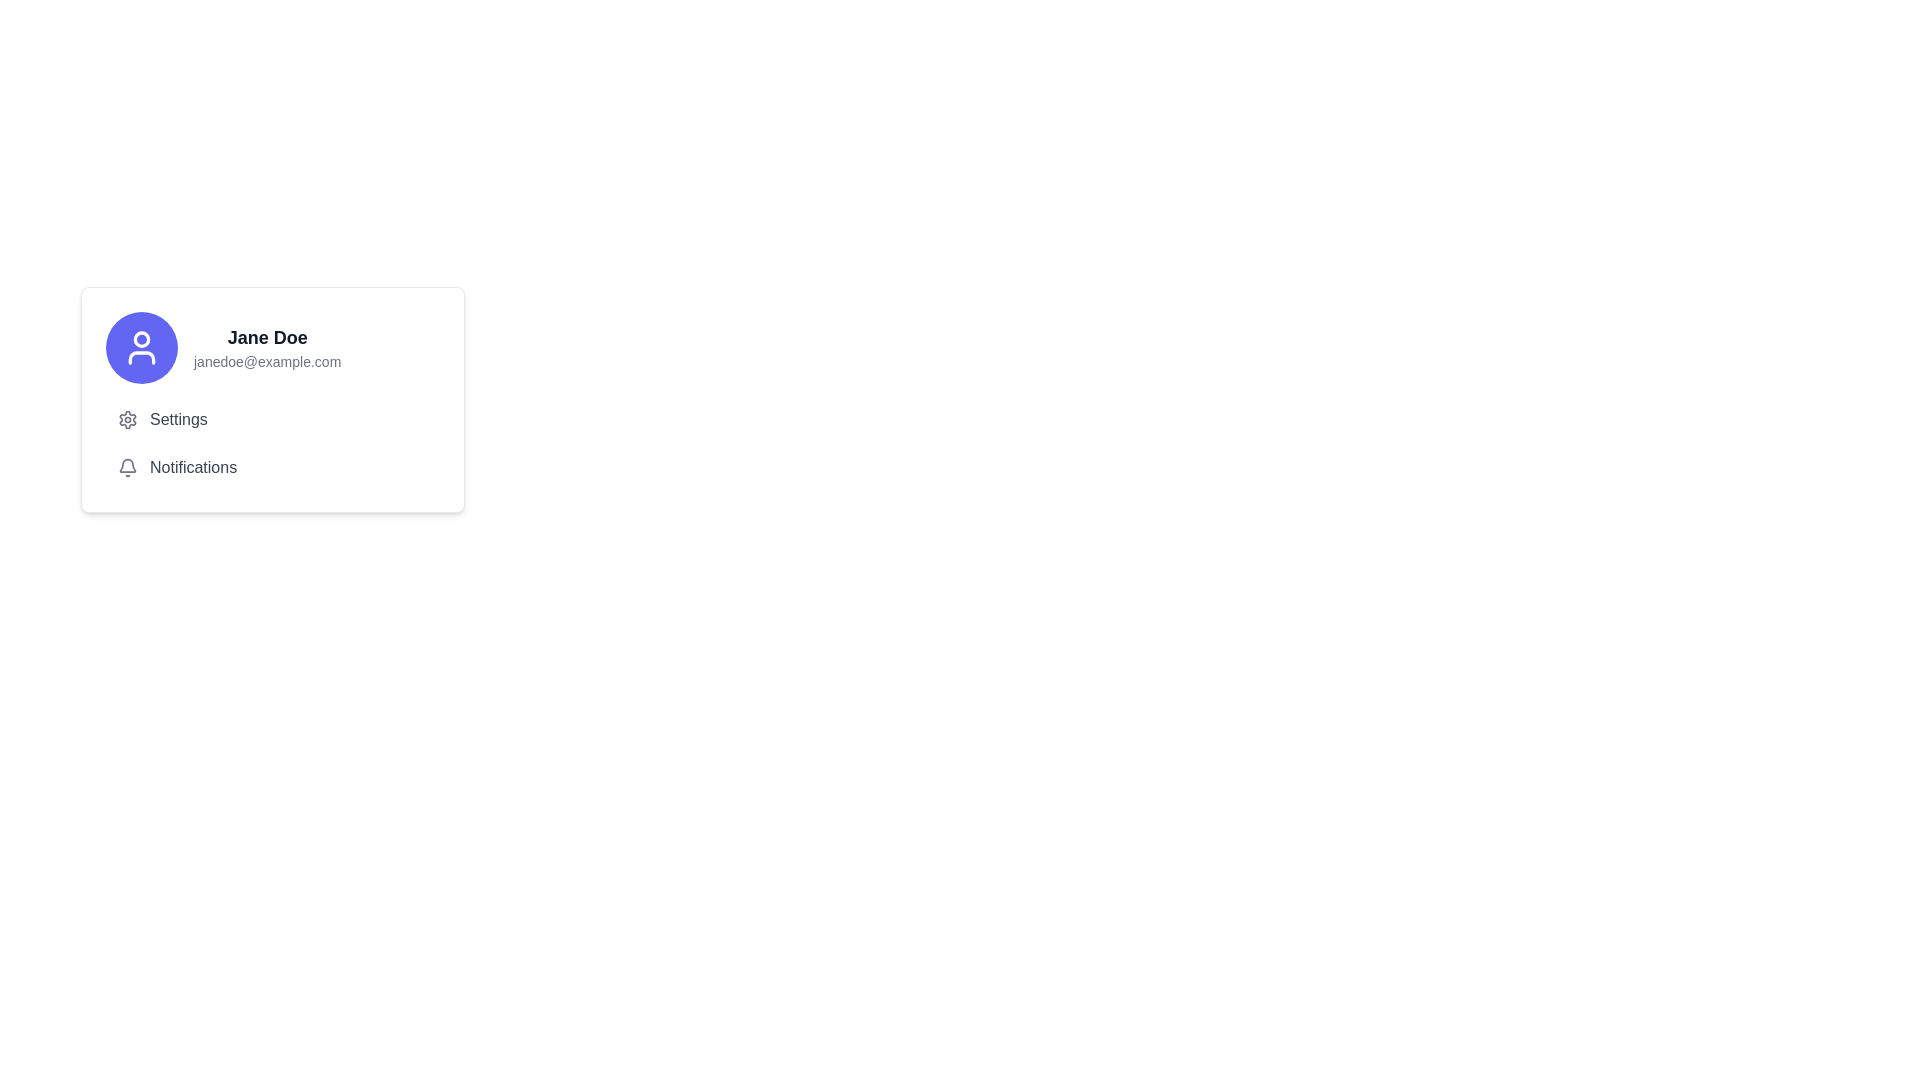 The width and height of the screenshot is (1920, 1080). I want to click on the 'Settings' icon, which is positioned to the left of the 'Settings' label, serving as its visual representation, so click(127, 419).